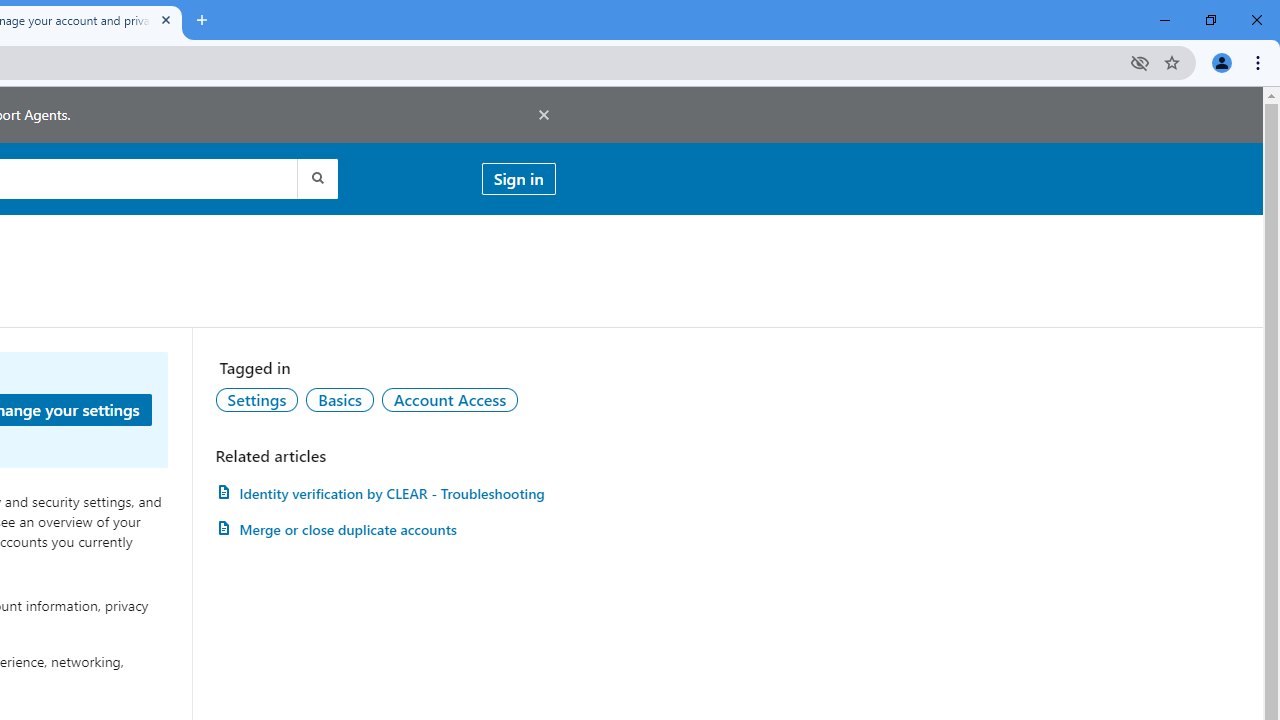  I want to click on 'Merge or close duplicate accounts', so click(385, 528).